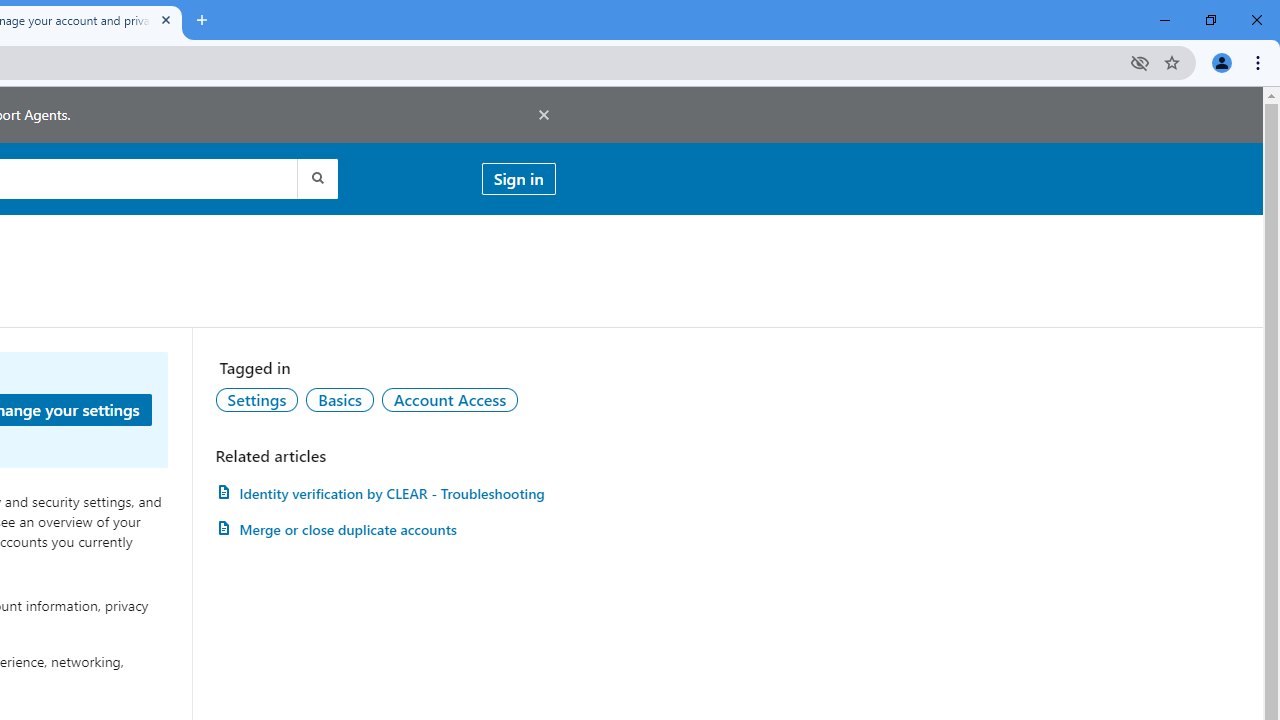  I want to click on 'Merge or close duplicate accounts', so click(385, 528).